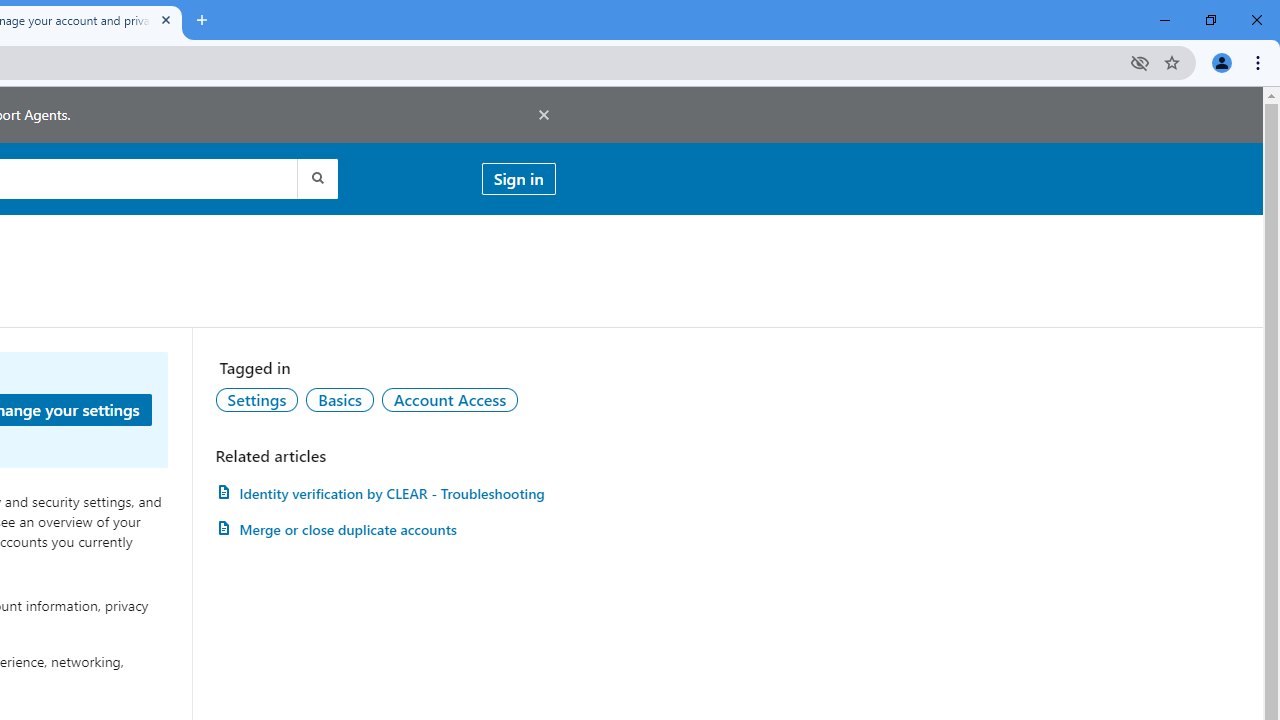  I want to click on 'Merge or close duplicate accounts', so click(385, 528).